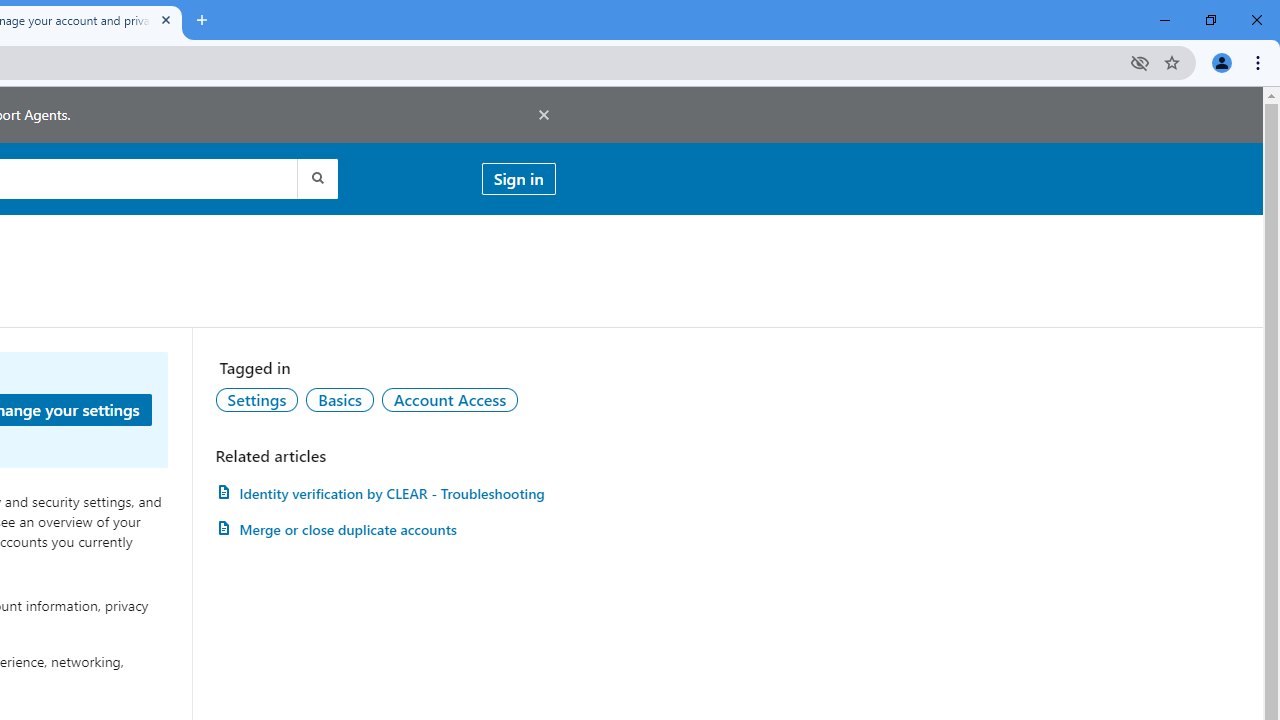  I want to click on 'Merge or close duplicate accounts', so click(385, 528).